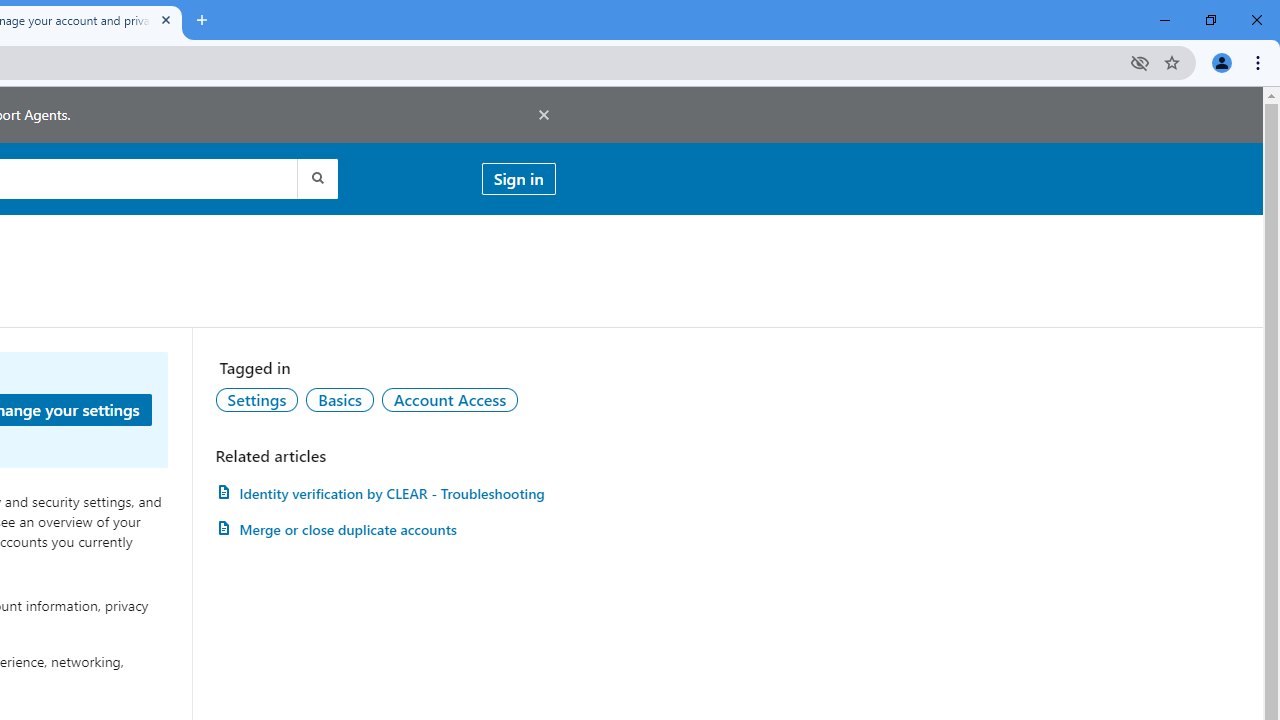  I want to click on 'Merge or close duplicate accounts', so click(385, 528).